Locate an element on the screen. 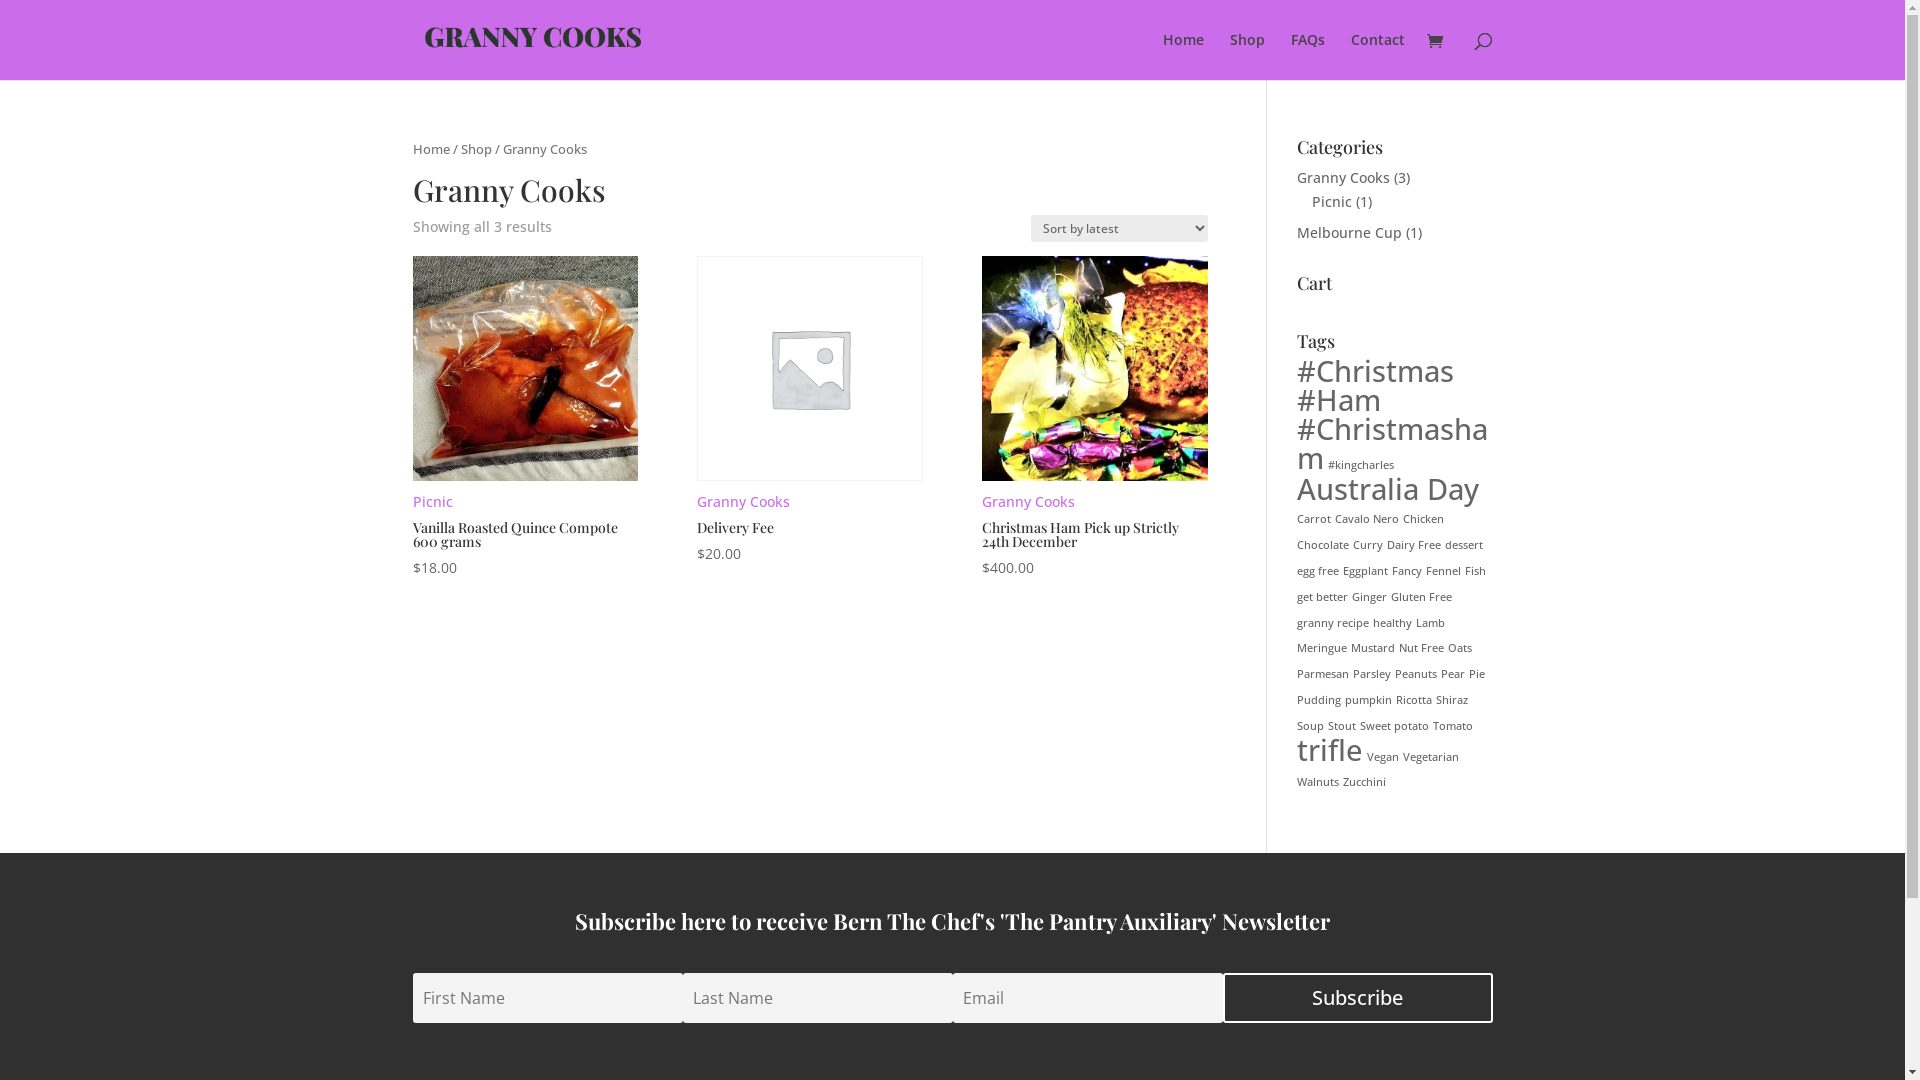  'Tomato' is located at coordinates (1453, 725).